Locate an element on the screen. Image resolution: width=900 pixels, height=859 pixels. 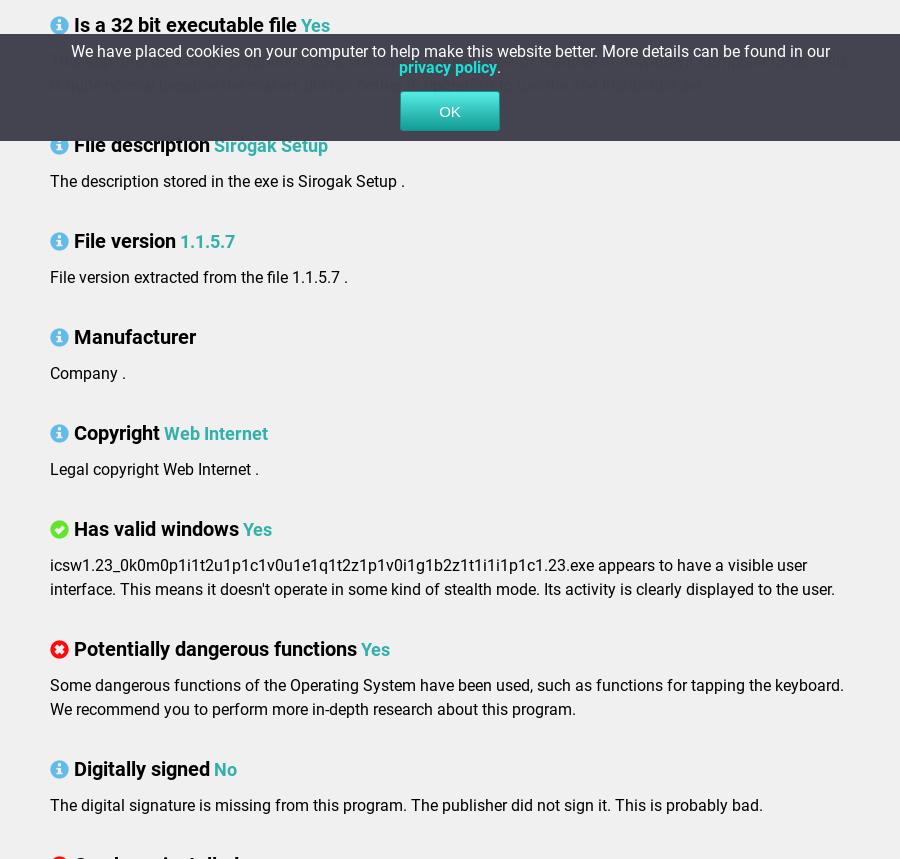
'Company                                                             .' is located at coordinates (87, 372).